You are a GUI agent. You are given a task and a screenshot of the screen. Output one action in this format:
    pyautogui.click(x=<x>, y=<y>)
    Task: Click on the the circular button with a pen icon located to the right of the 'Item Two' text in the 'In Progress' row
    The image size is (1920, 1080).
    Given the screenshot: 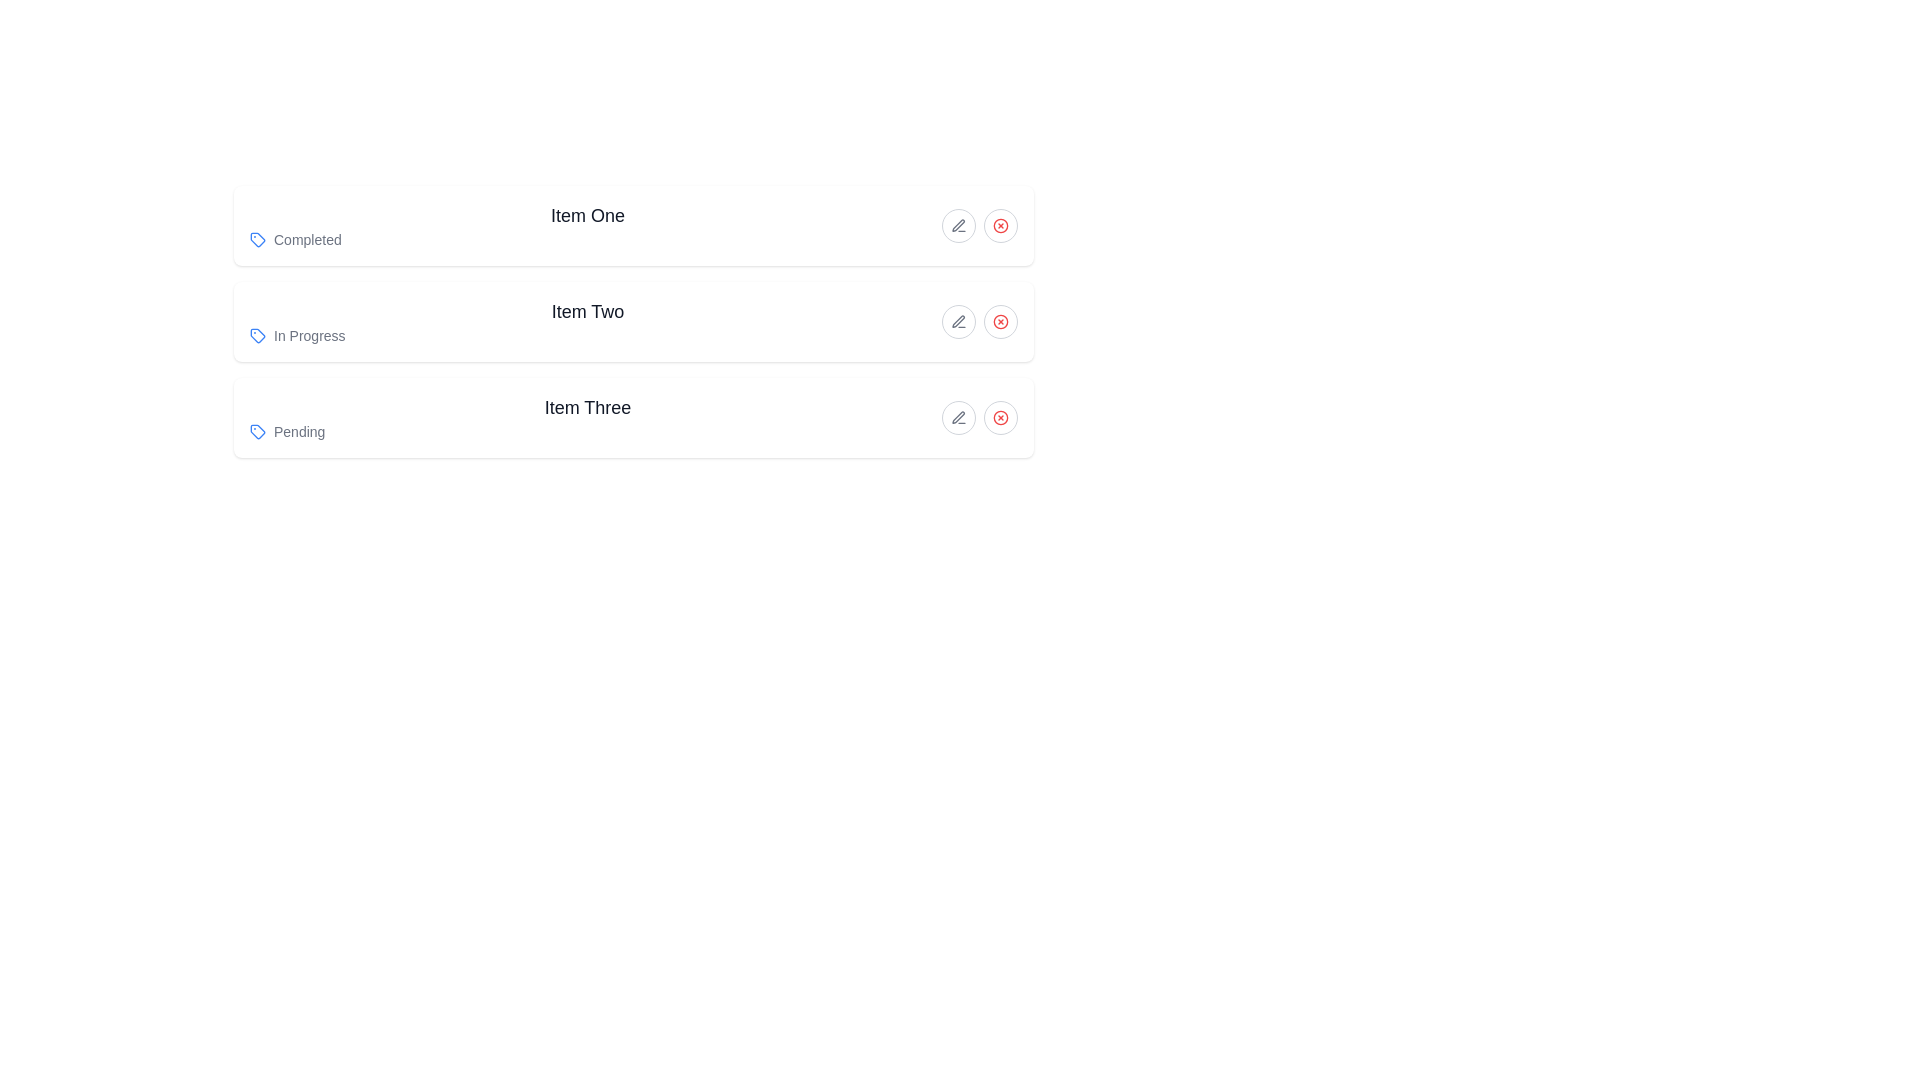 What is the action you would take?
    pyautogui.click(x=958, y=320)
    